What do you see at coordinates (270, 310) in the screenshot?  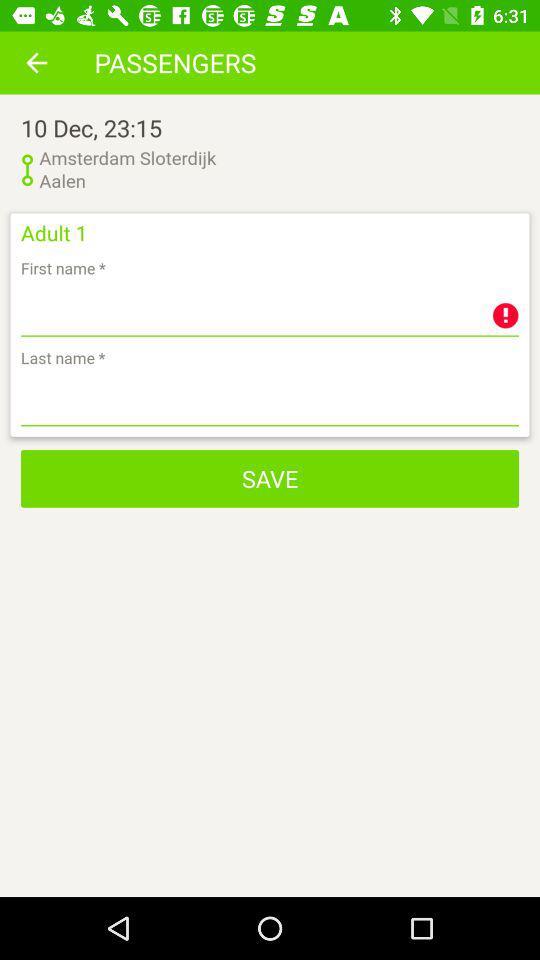 I see `the first name of adult 1` at bounding box center [270, 310].